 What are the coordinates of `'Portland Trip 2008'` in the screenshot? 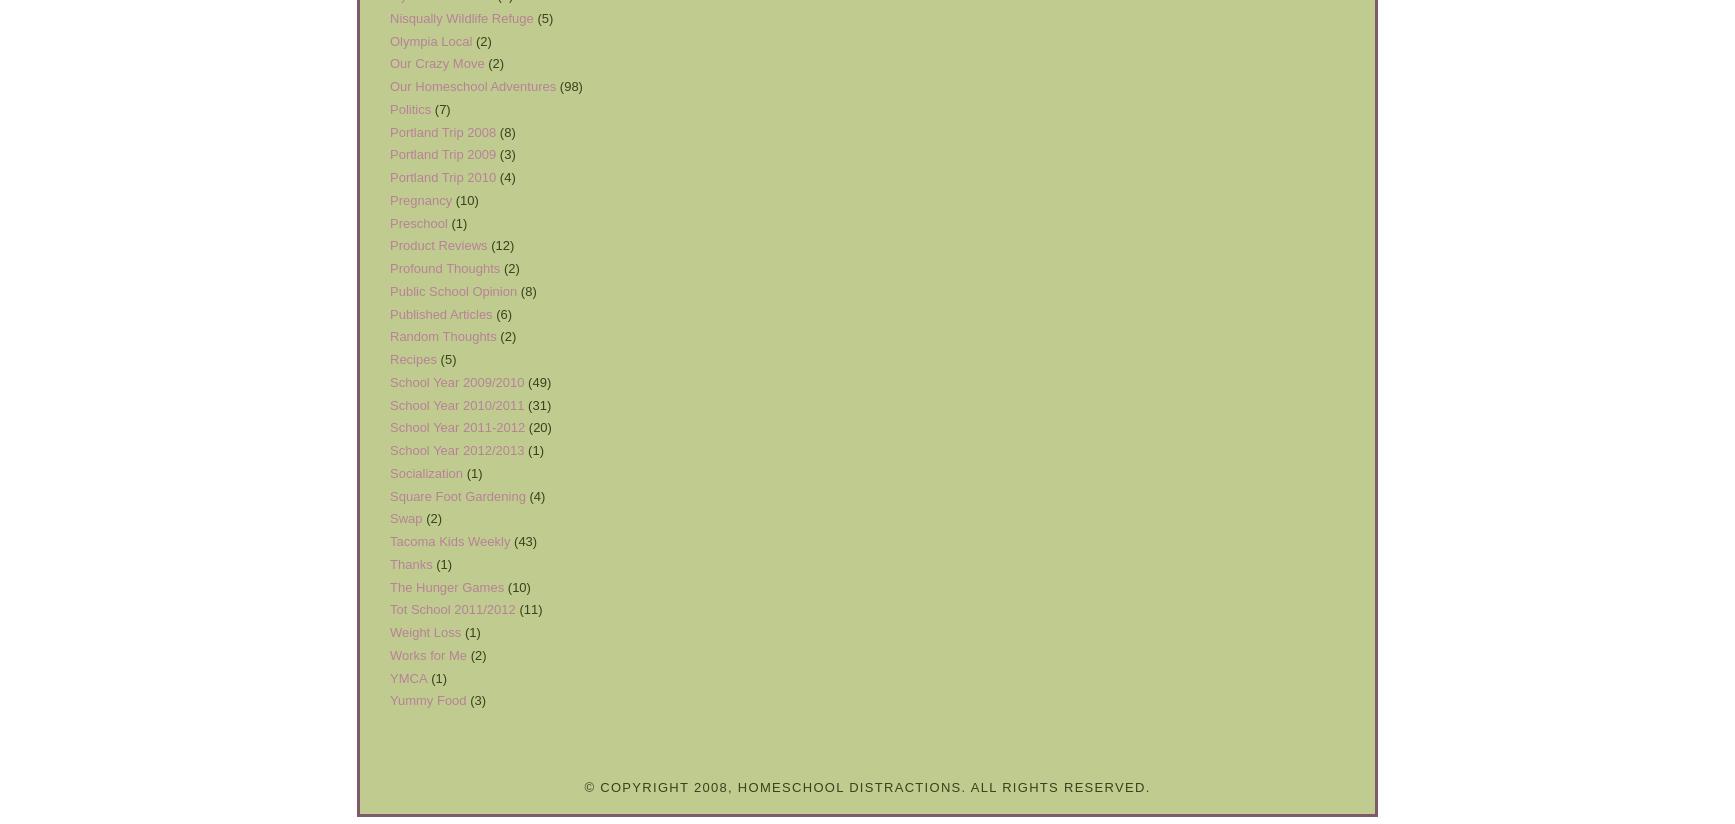 It's located at (390, 131).